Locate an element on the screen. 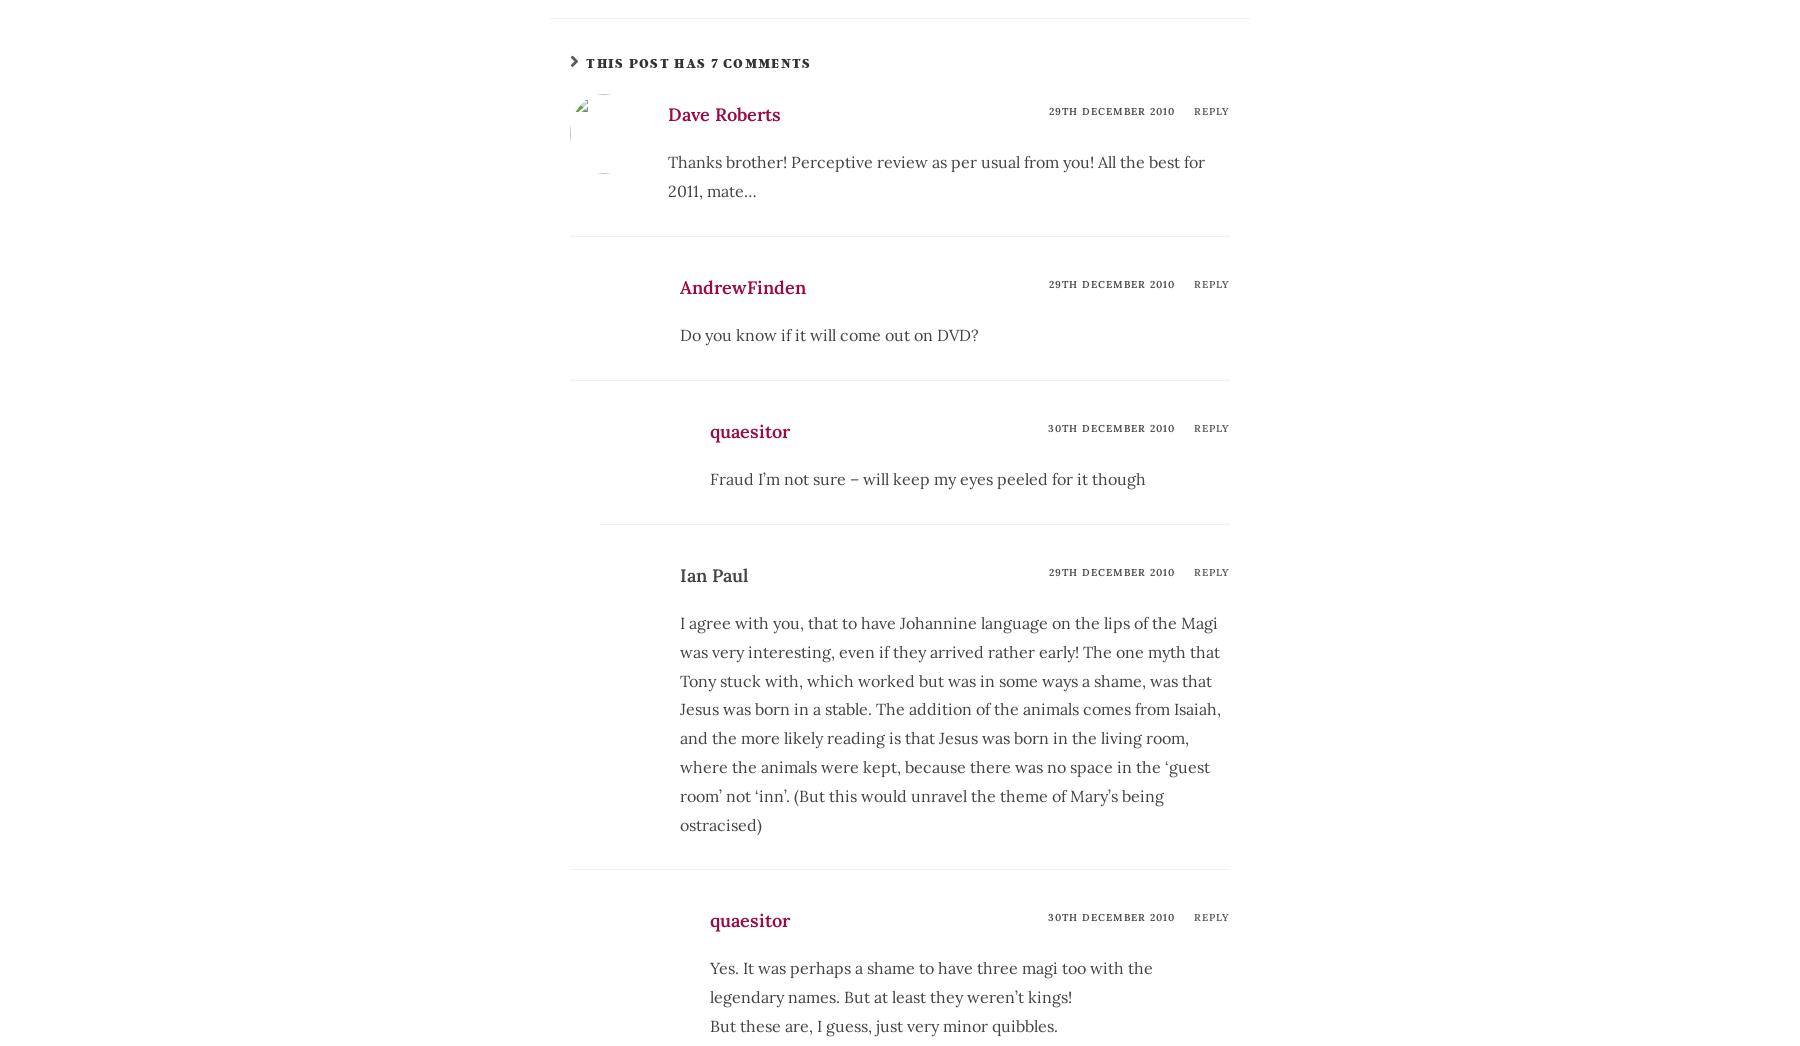  'Do you know if it will come out on DVD?' is located at coordinates (829, 332).